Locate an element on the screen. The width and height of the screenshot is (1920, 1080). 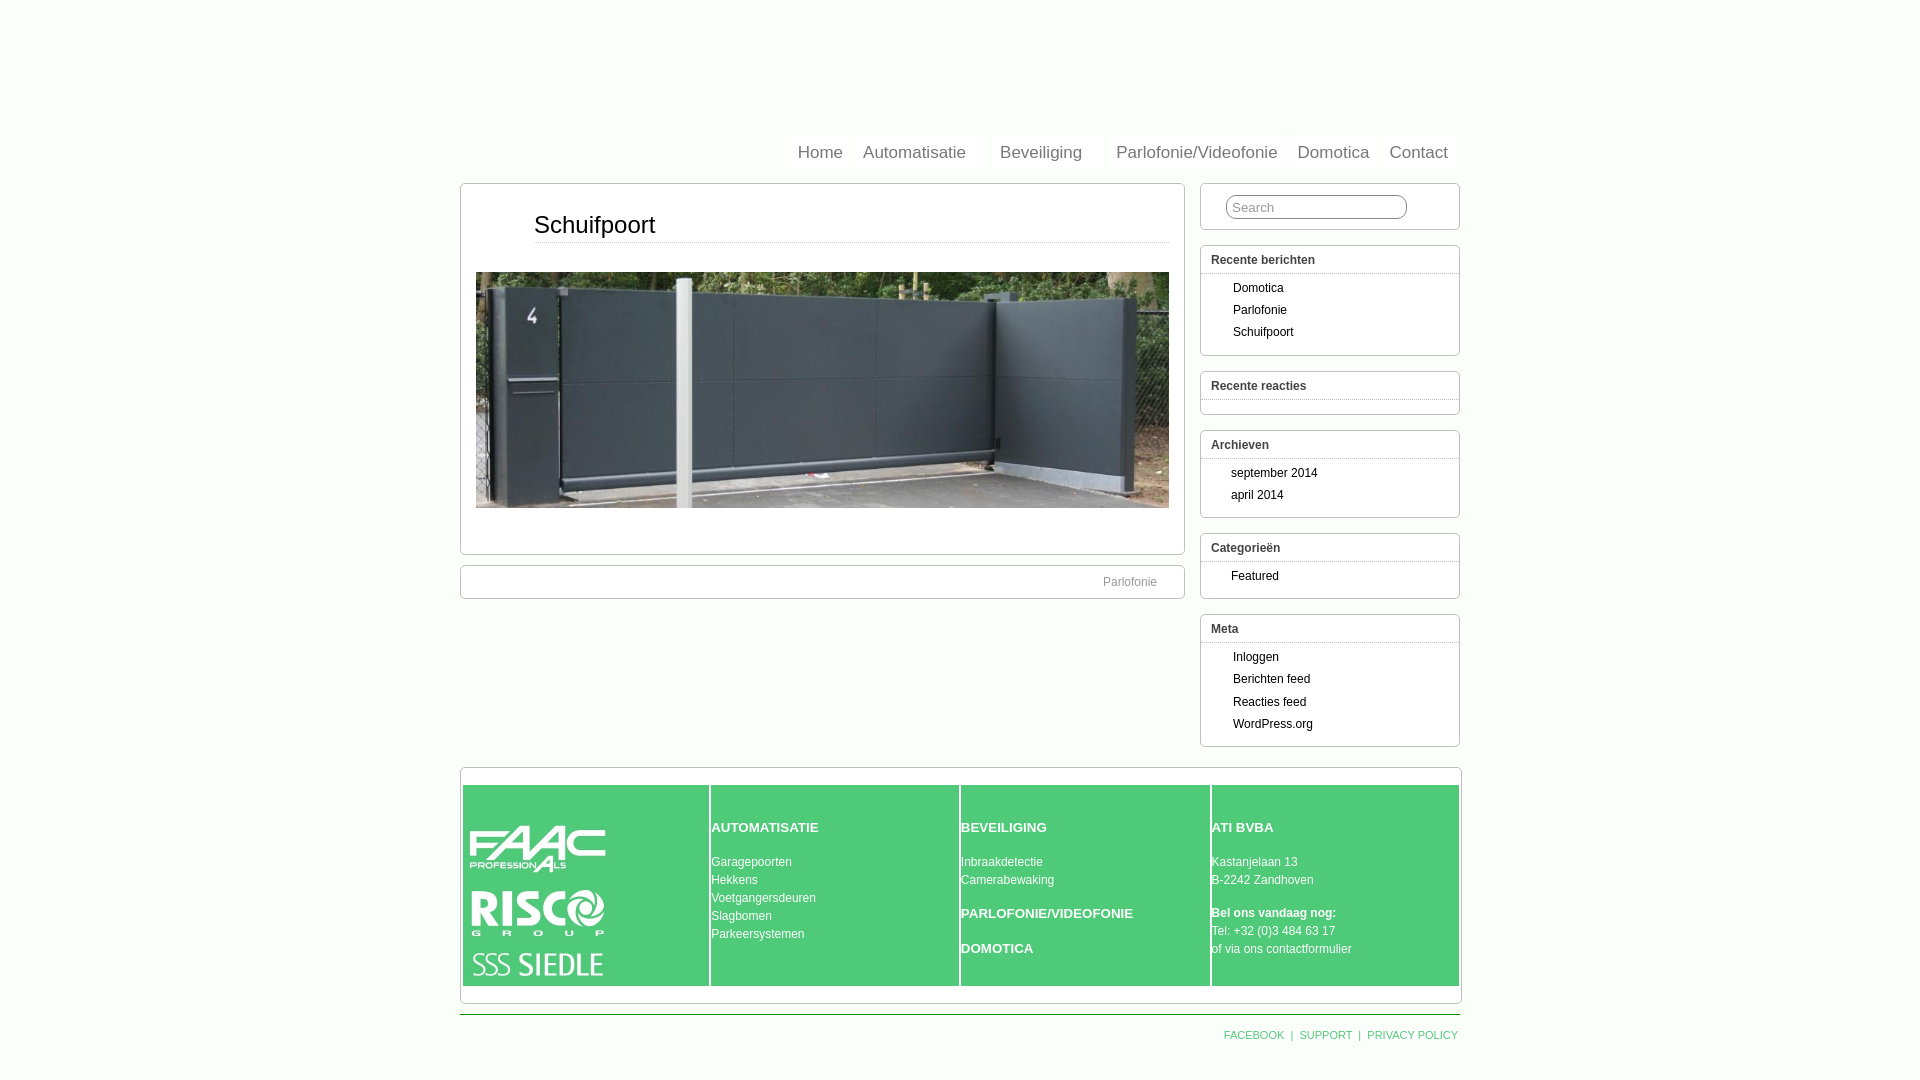
'VIDEOFONIE' is located at coordinates (1090, 913).